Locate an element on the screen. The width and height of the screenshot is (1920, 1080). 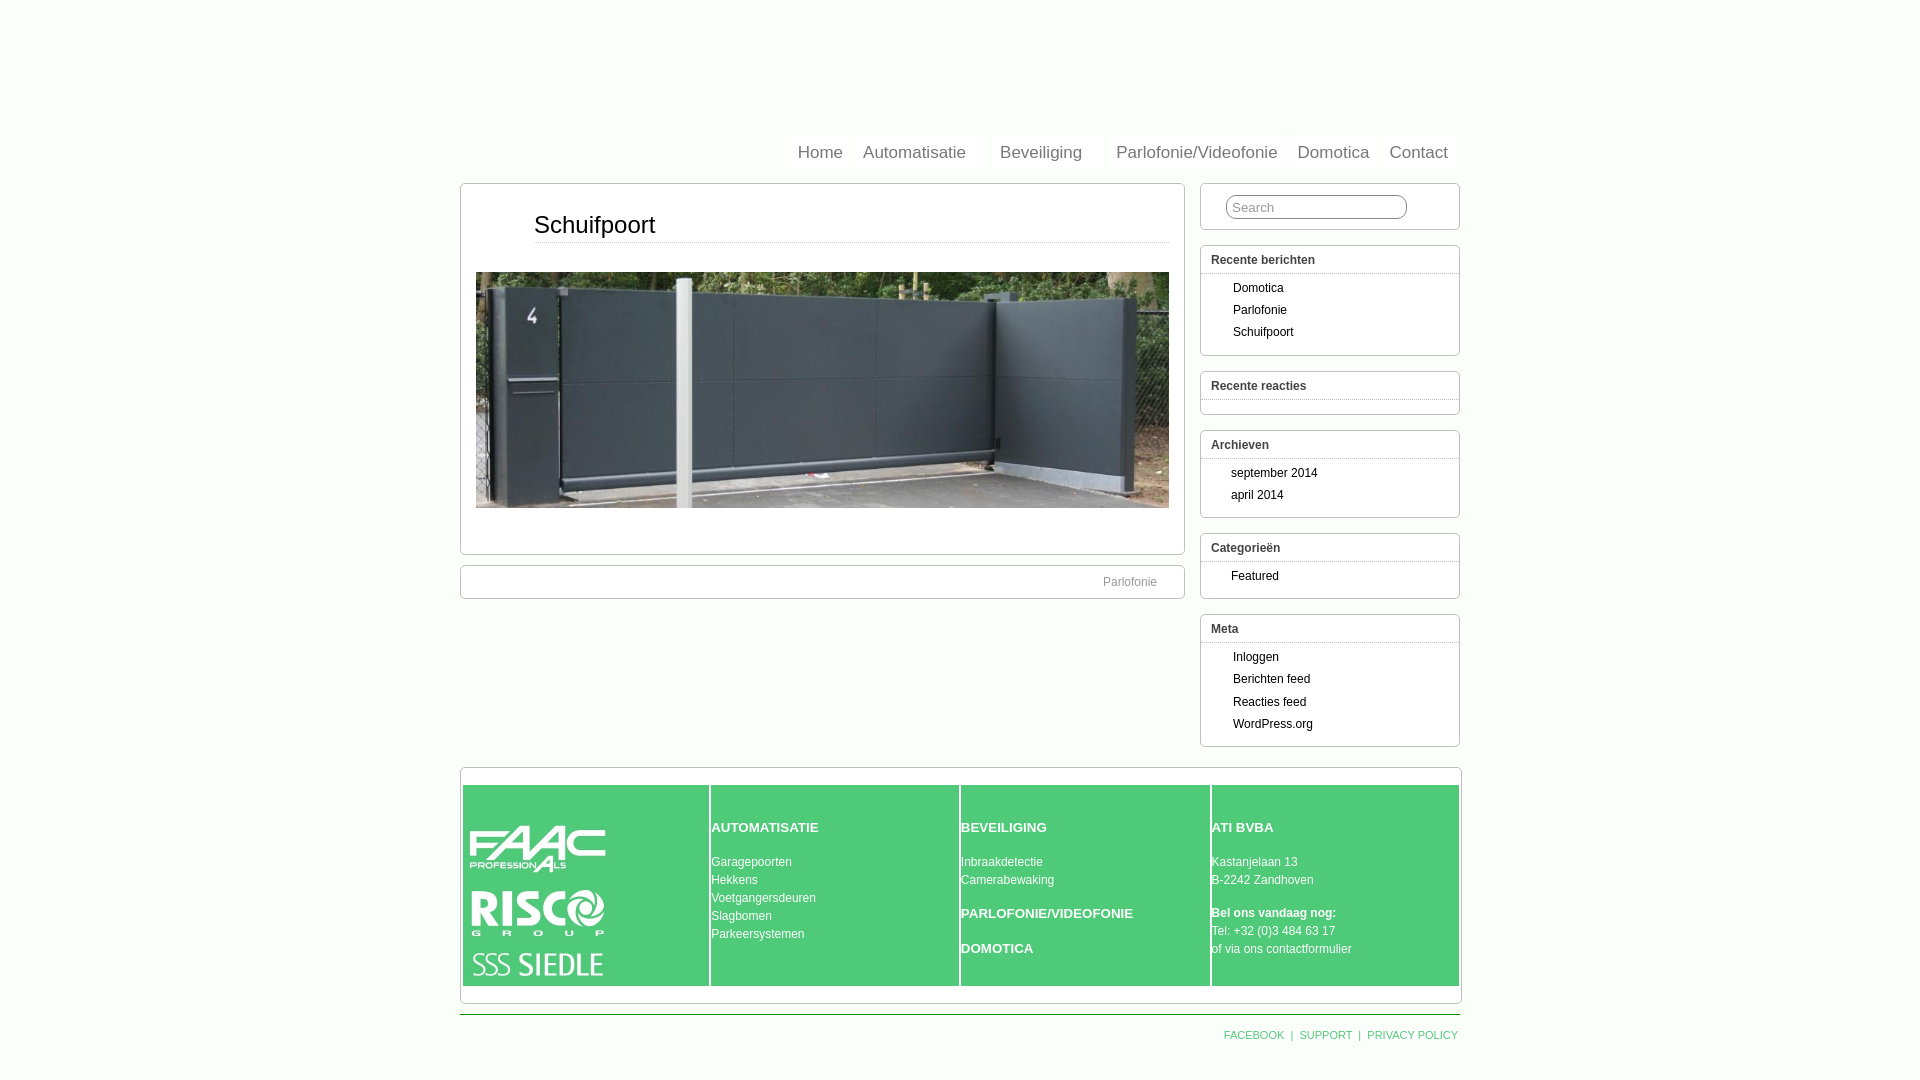
'VIDEOFONIE' is located at coordinates (1090, 913).